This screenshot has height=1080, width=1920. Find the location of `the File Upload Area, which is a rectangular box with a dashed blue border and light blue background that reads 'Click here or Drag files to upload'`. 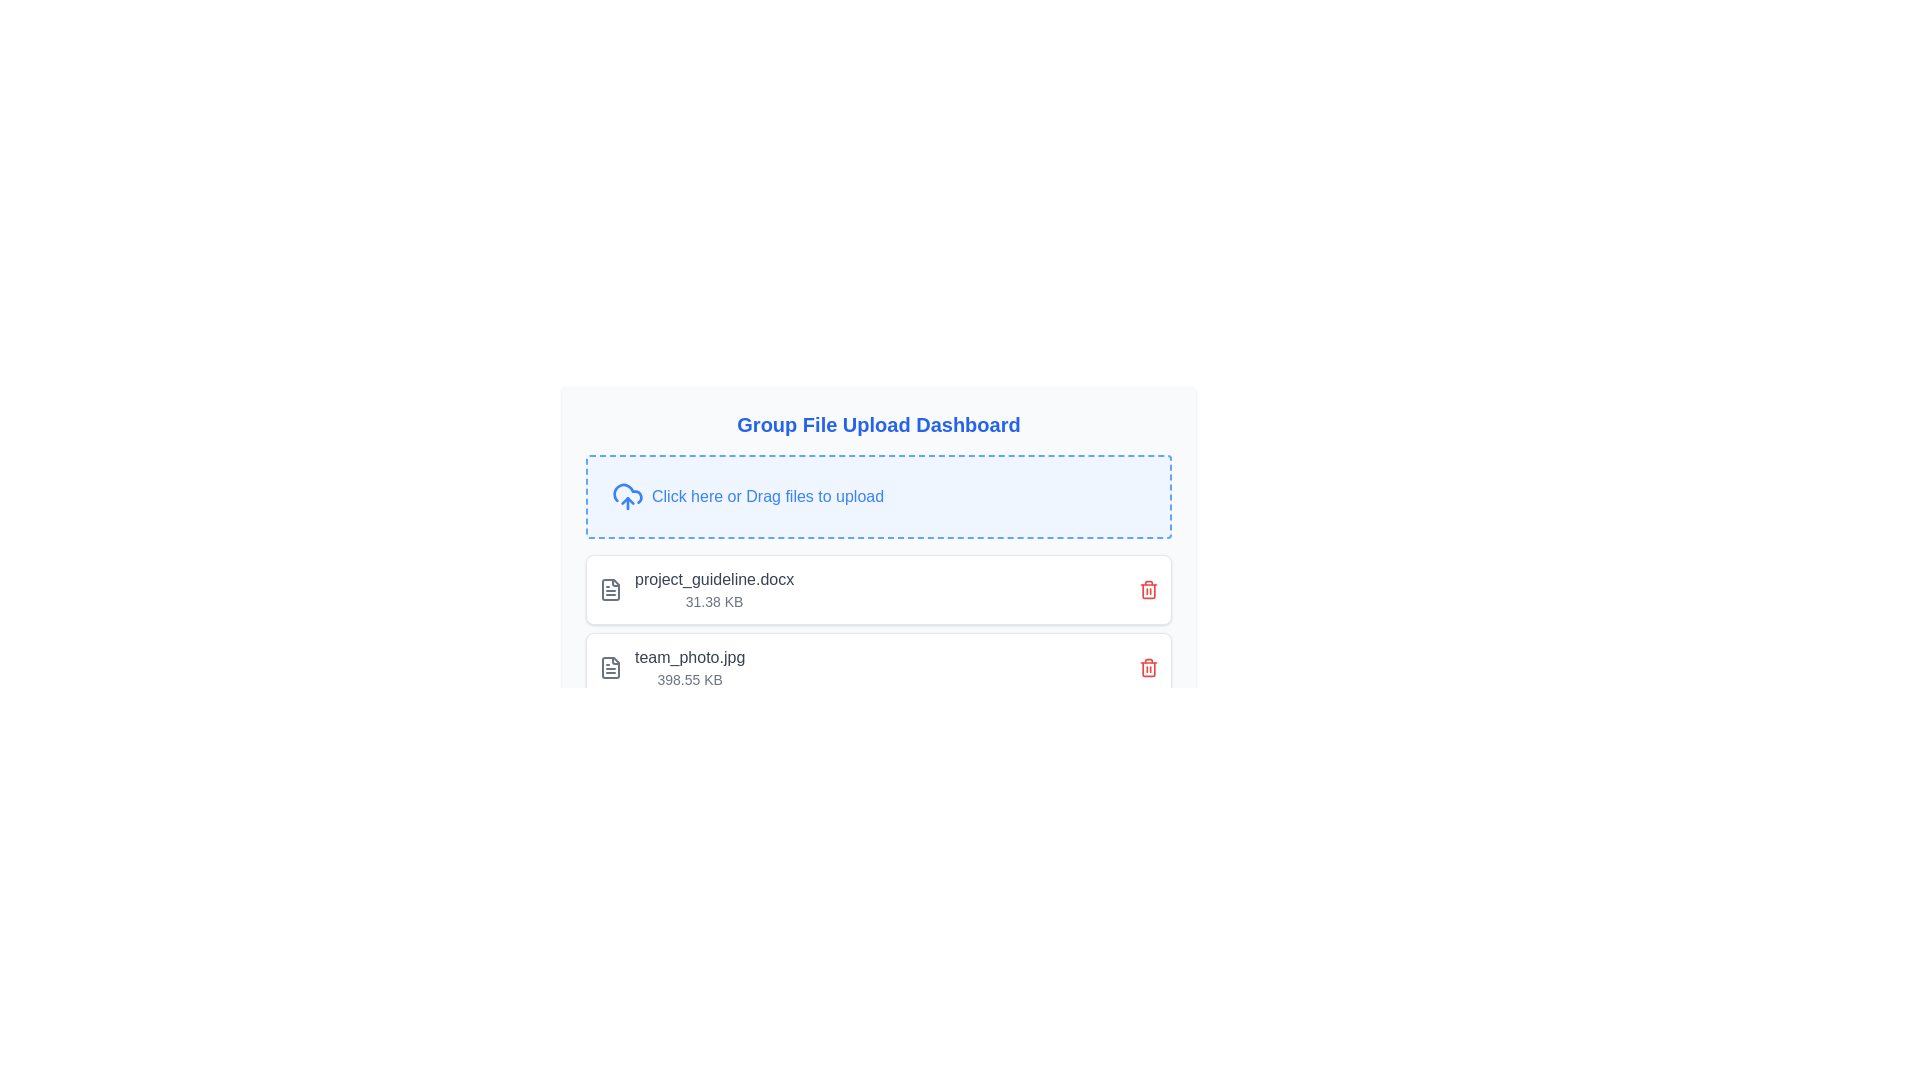

the File Upload Area, which is a rectangular box with a dashed blue border and light blue background that reads 'Click here or Drag files to upload' is located at coordinates (878, 523).